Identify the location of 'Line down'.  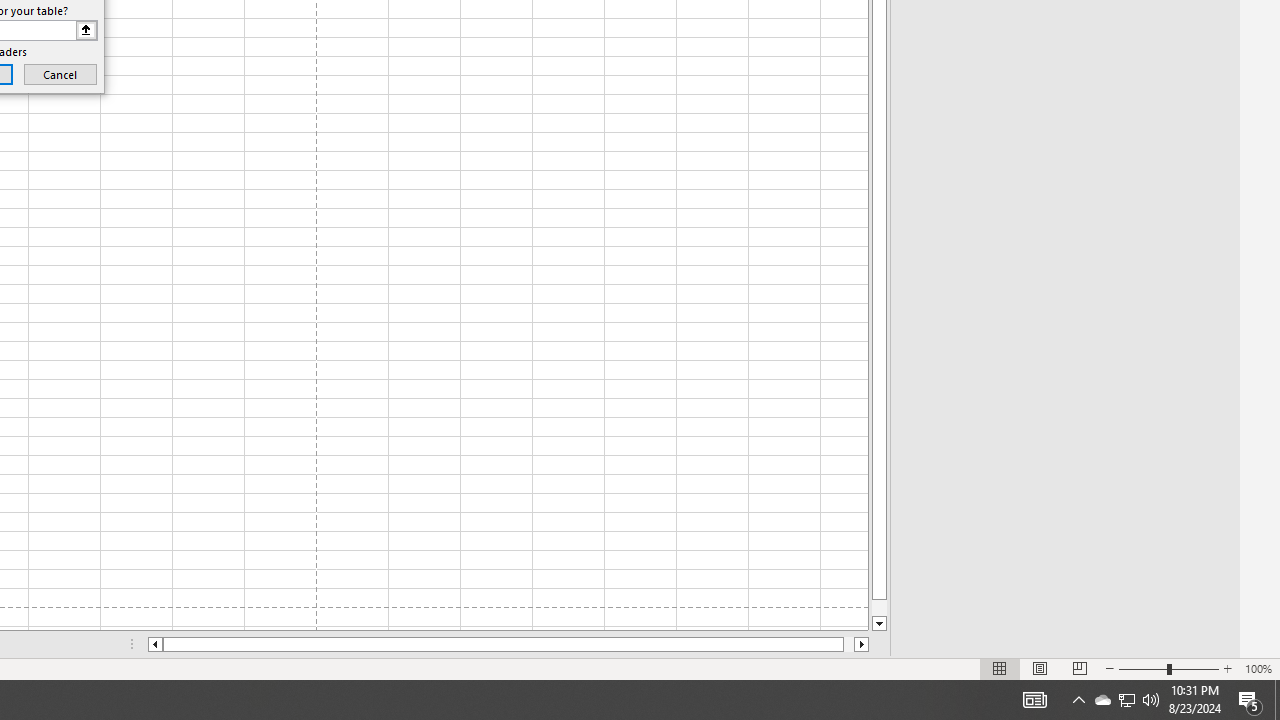
(879, 623).